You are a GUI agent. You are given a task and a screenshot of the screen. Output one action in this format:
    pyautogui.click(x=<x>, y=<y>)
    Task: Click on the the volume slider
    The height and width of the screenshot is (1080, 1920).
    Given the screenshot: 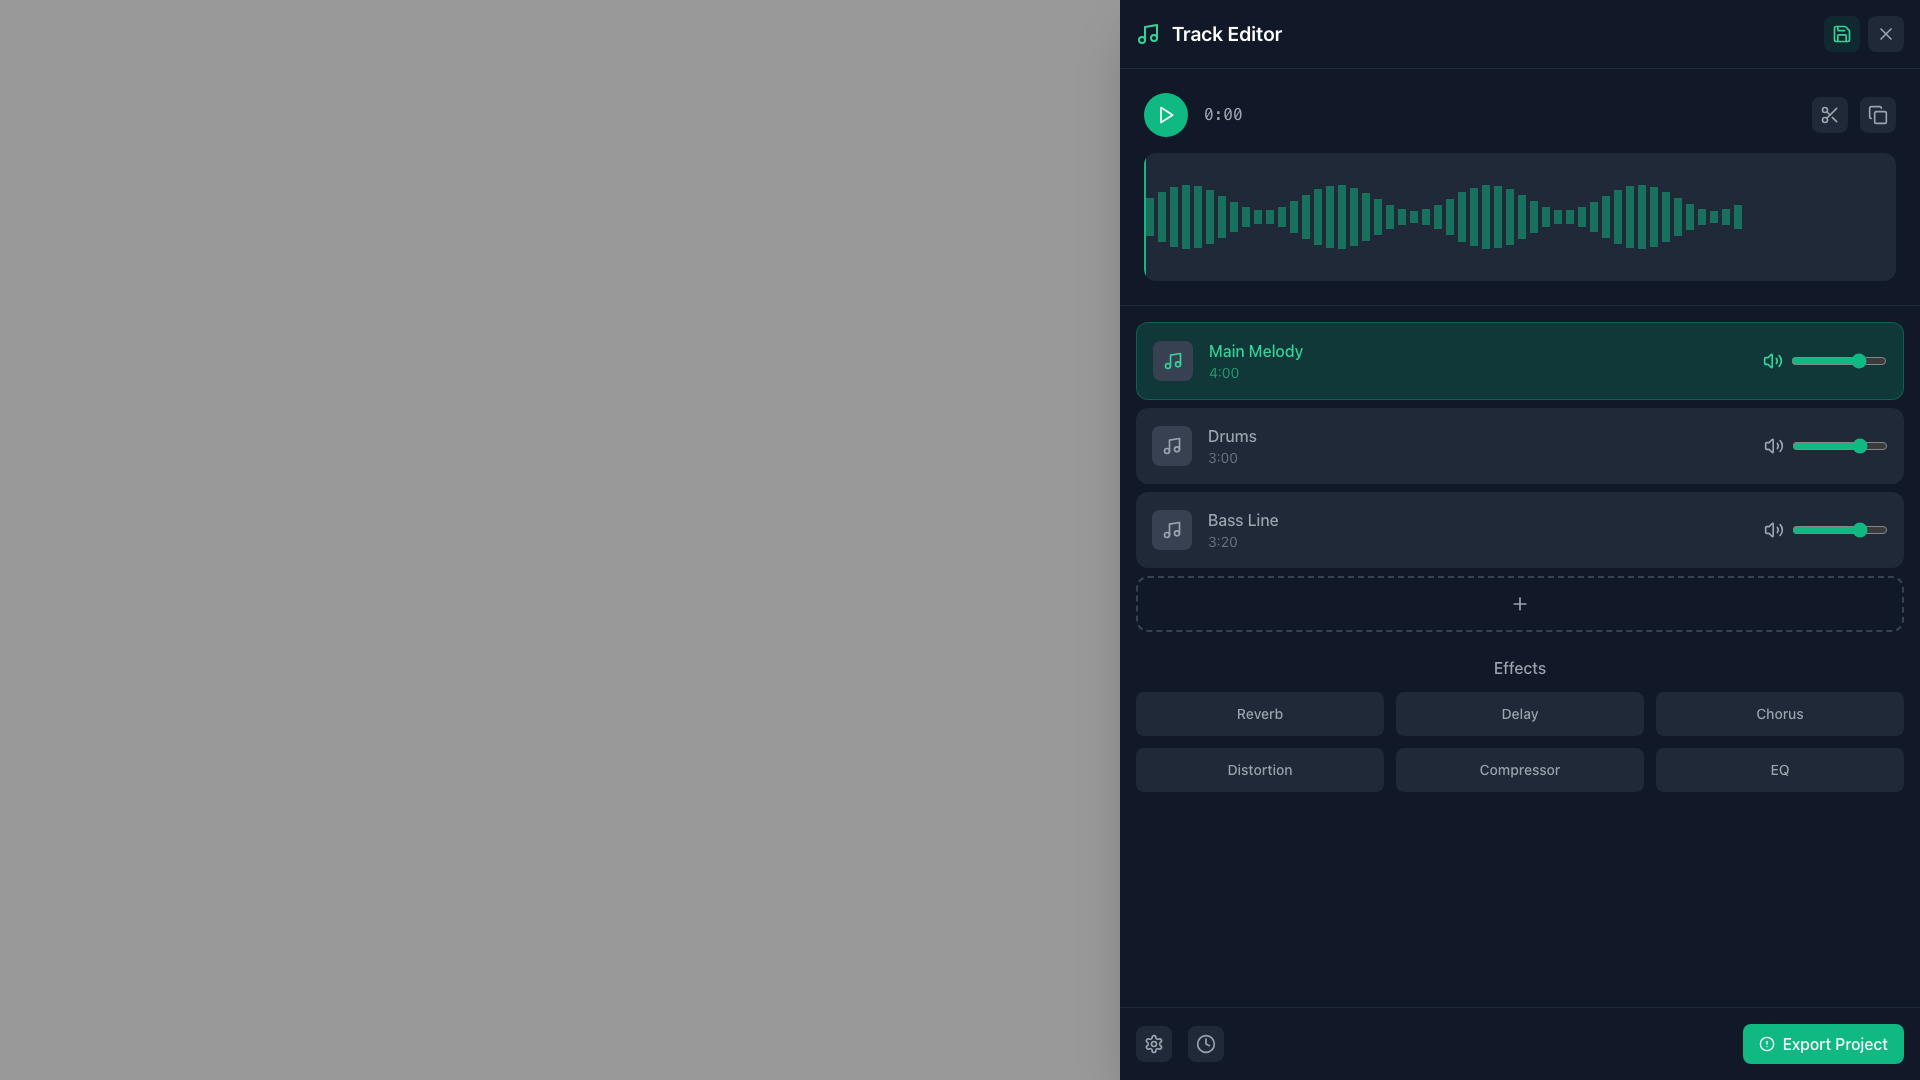 What is the action you would take?
    pyautogui.click(x=1804, y=528)
    